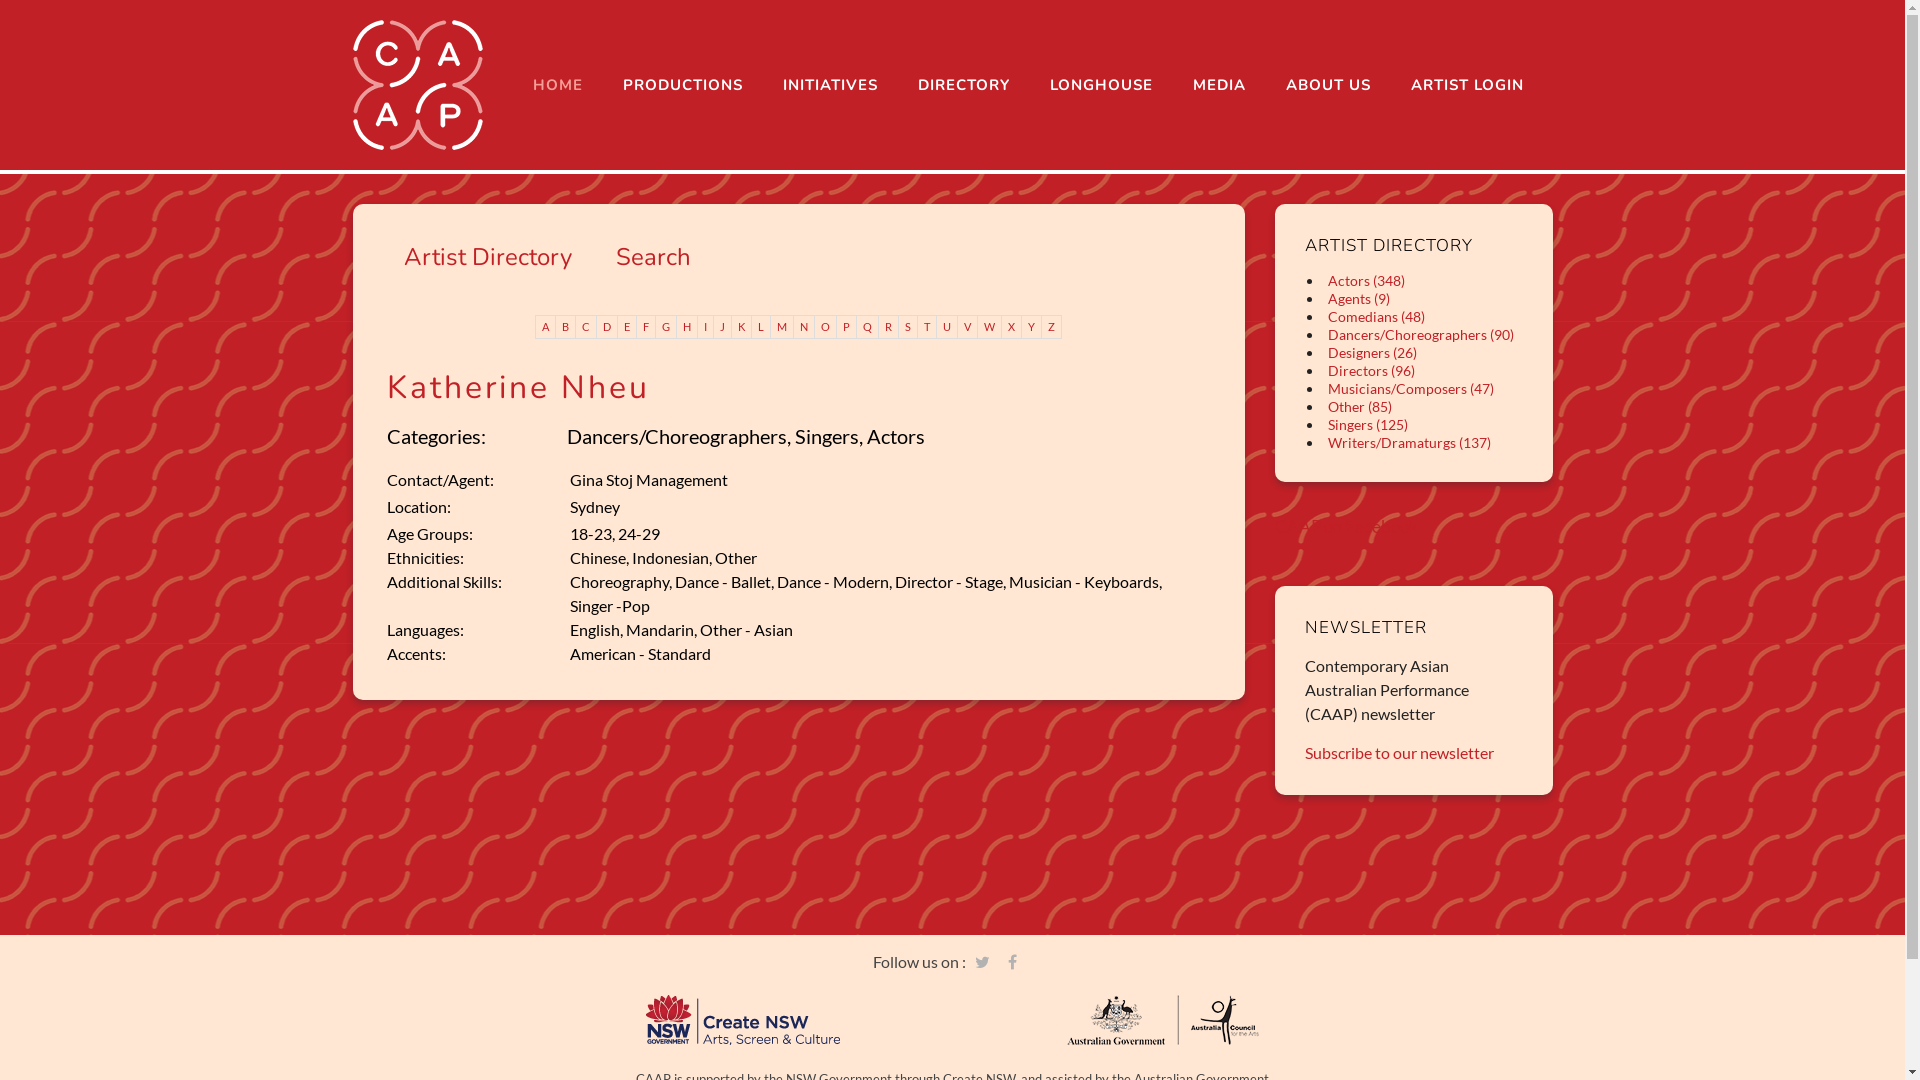 This screenshot has width=1920, height=1080. What do you see at coordinates (512, 83) in the screenshot?
I see `'HOME'` at bounding box center [512, 83].